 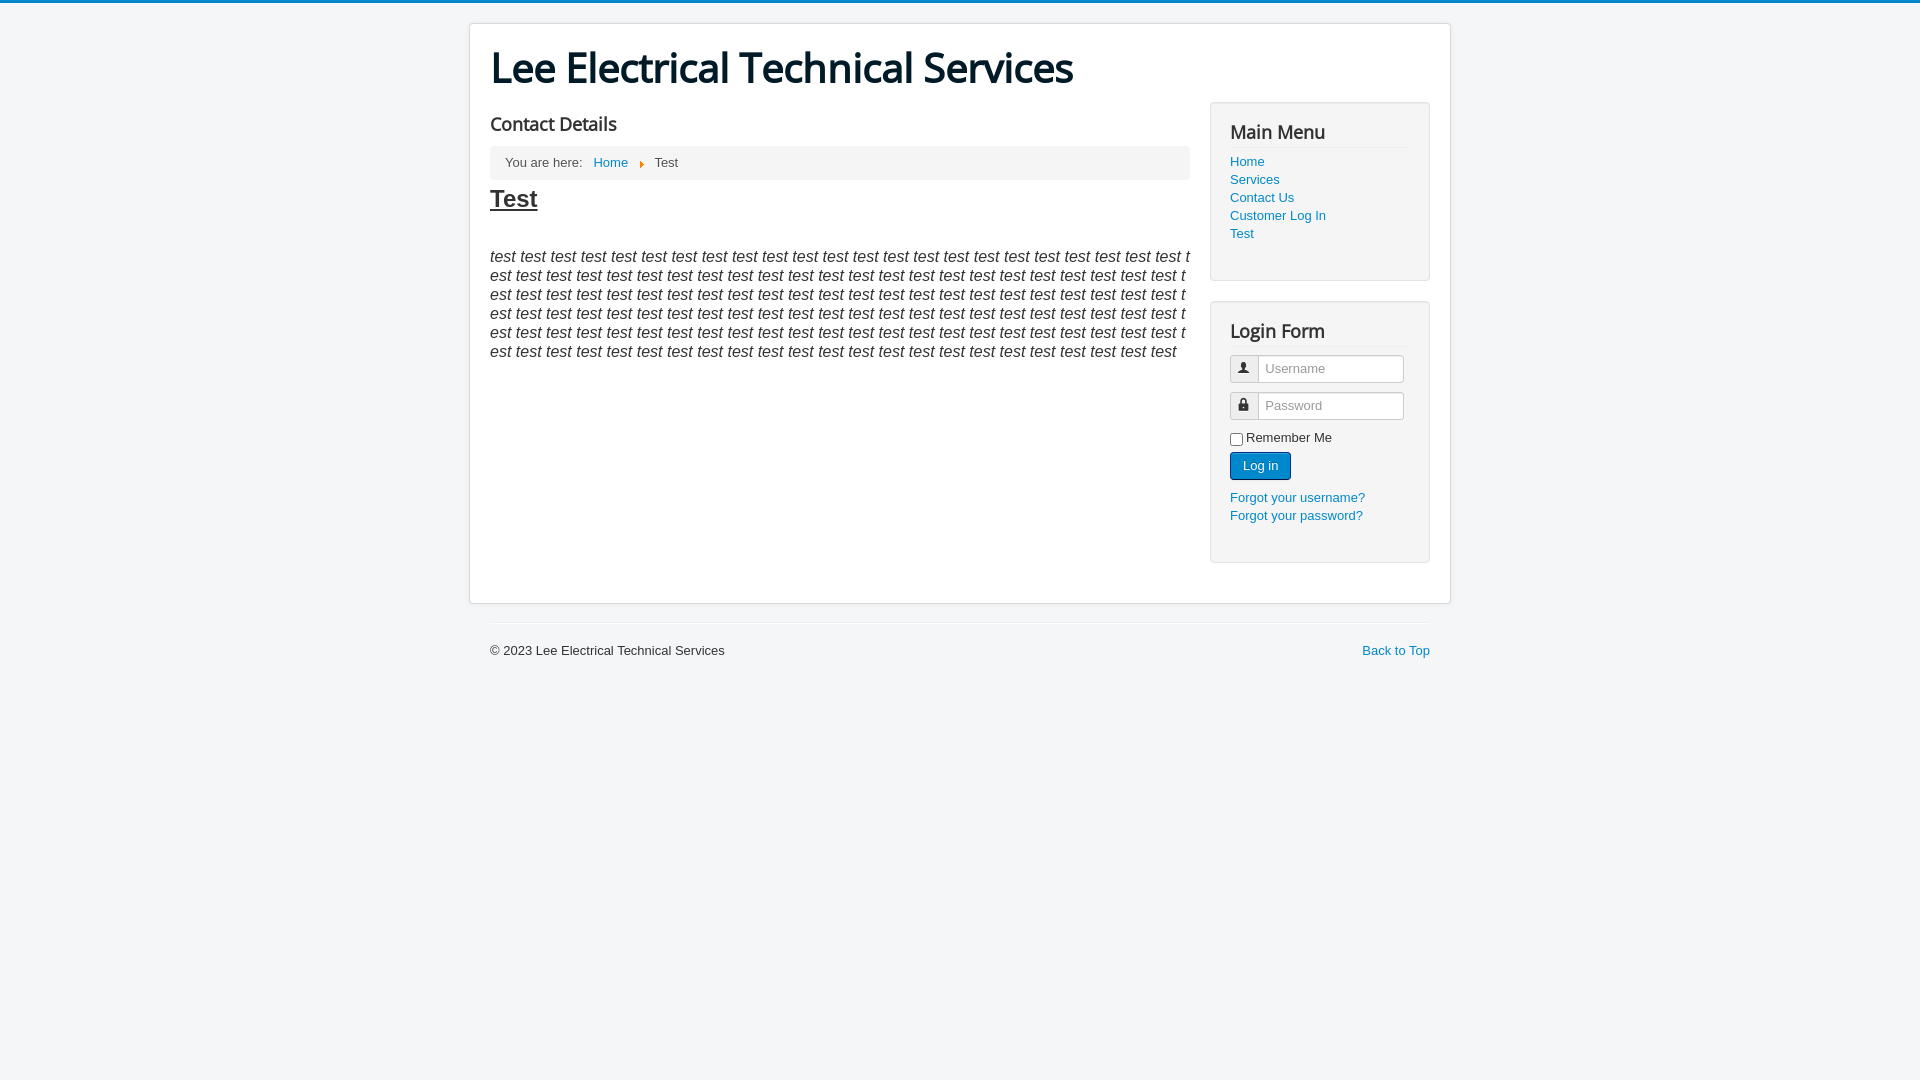 I want to click on 'Back to Top', so click(x=1361, y=650).